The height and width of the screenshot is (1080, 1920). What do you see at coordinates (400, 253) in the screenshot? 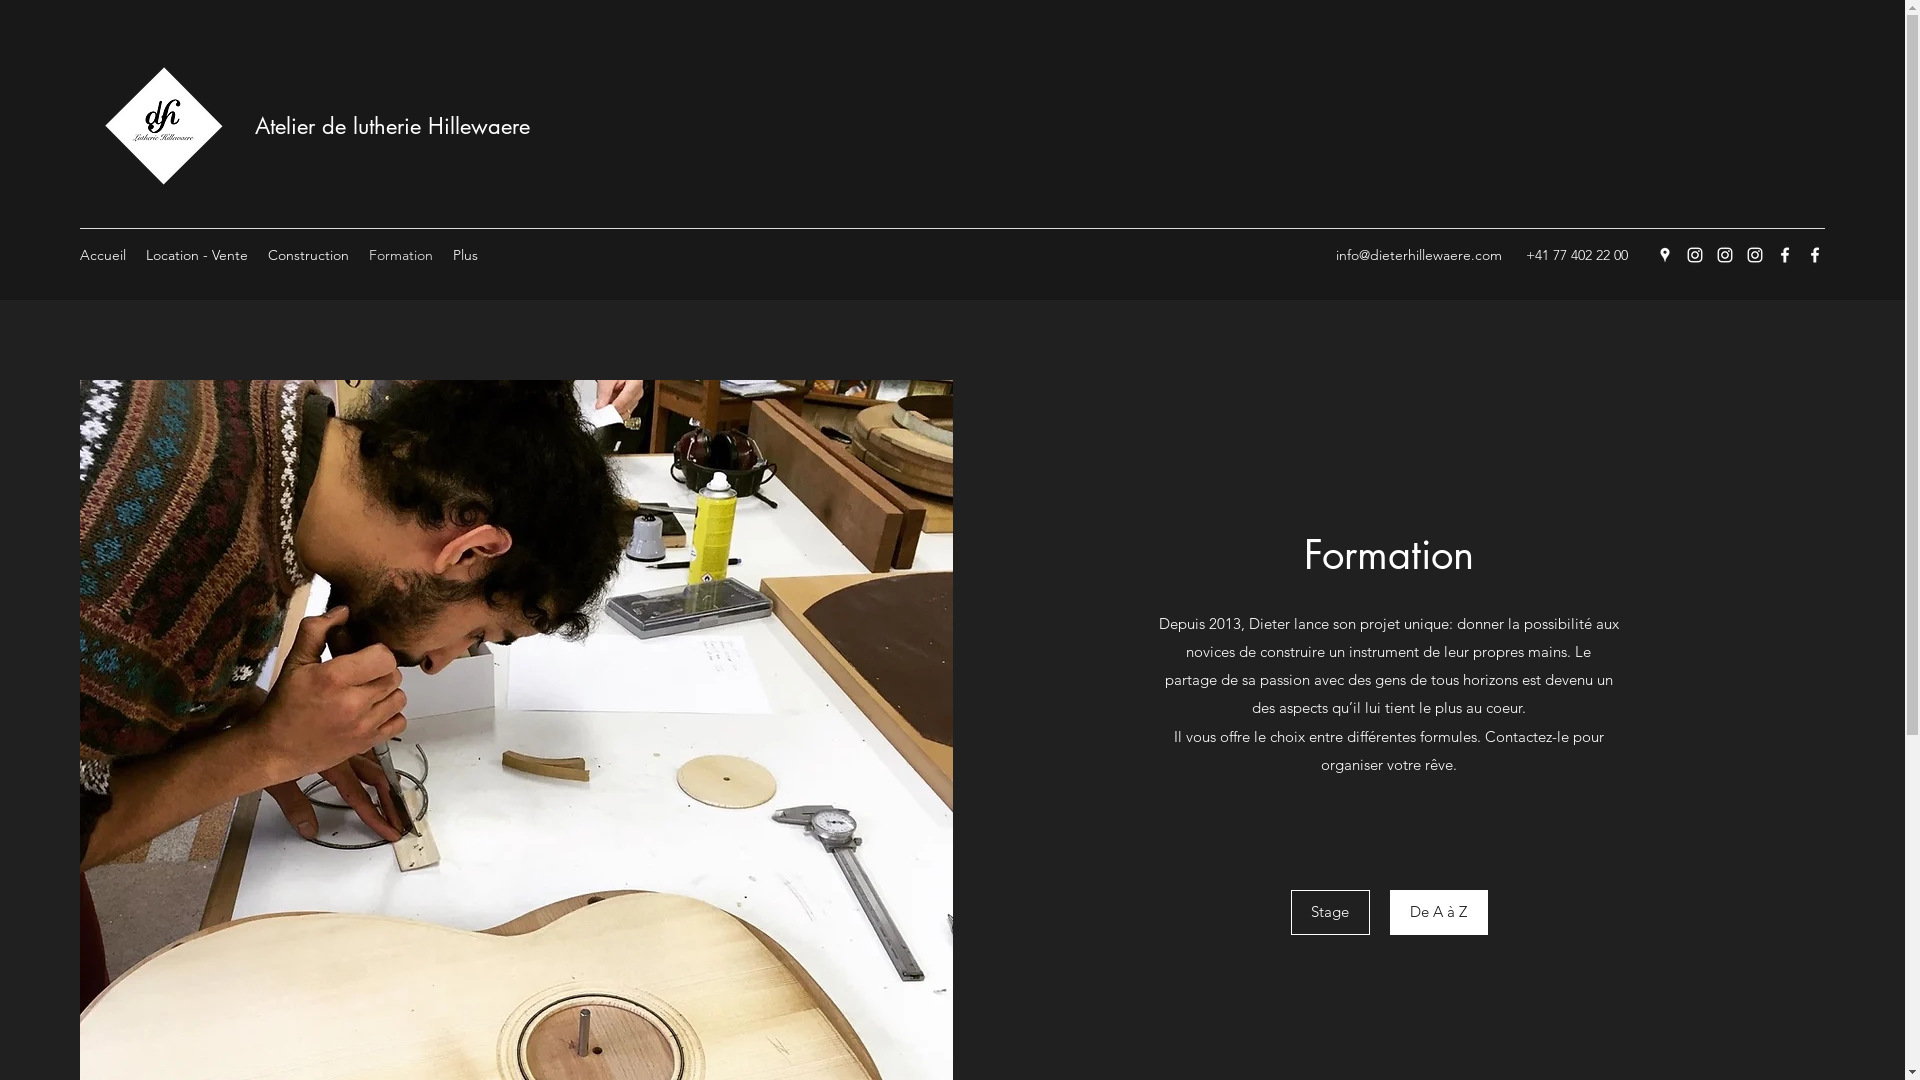
I see `'Formation'` at bounding box center [400, 253].